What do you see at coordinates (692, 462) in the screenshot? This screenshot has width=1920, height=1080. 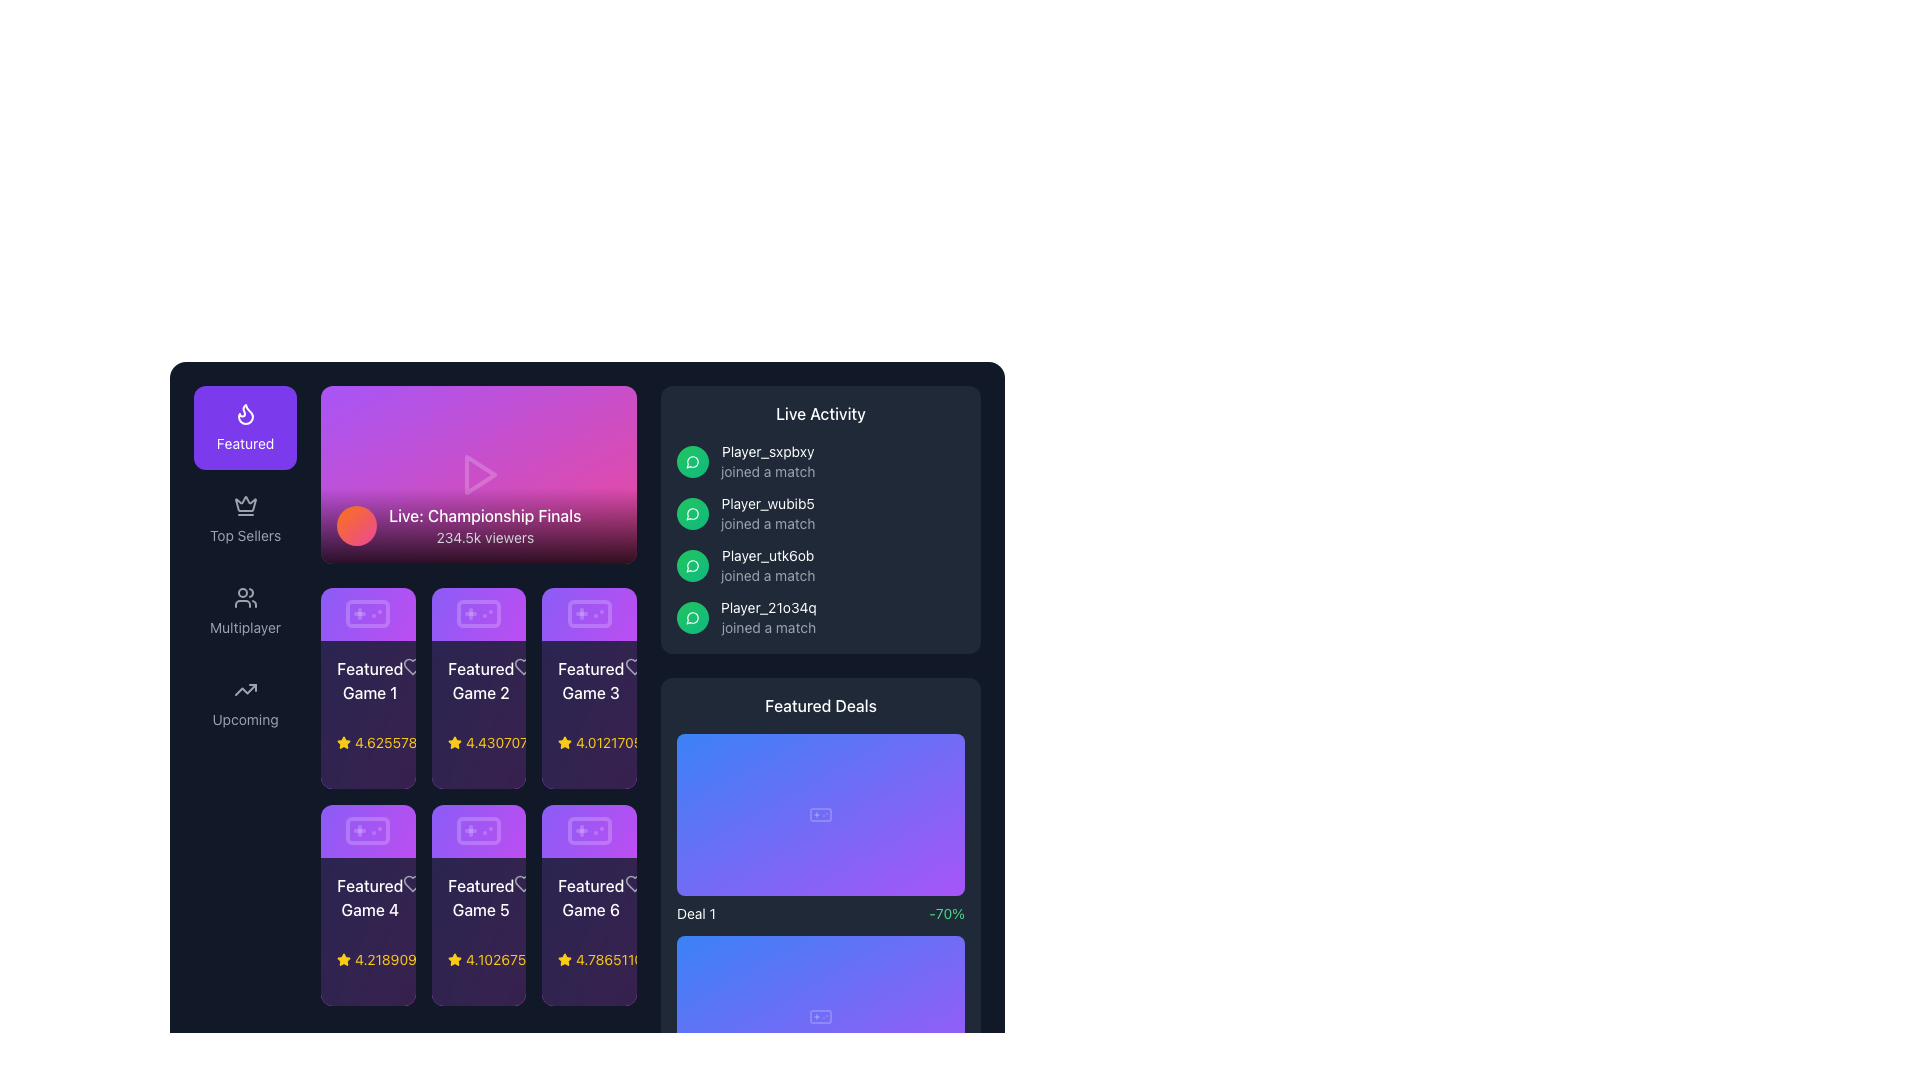 I see `the first circular green gradient icon with a speech bubble outline in the 'Live Activity' section, positioned to the left of 'Player_sxpbxy joined a match.'` at bounding box center [692, 462].